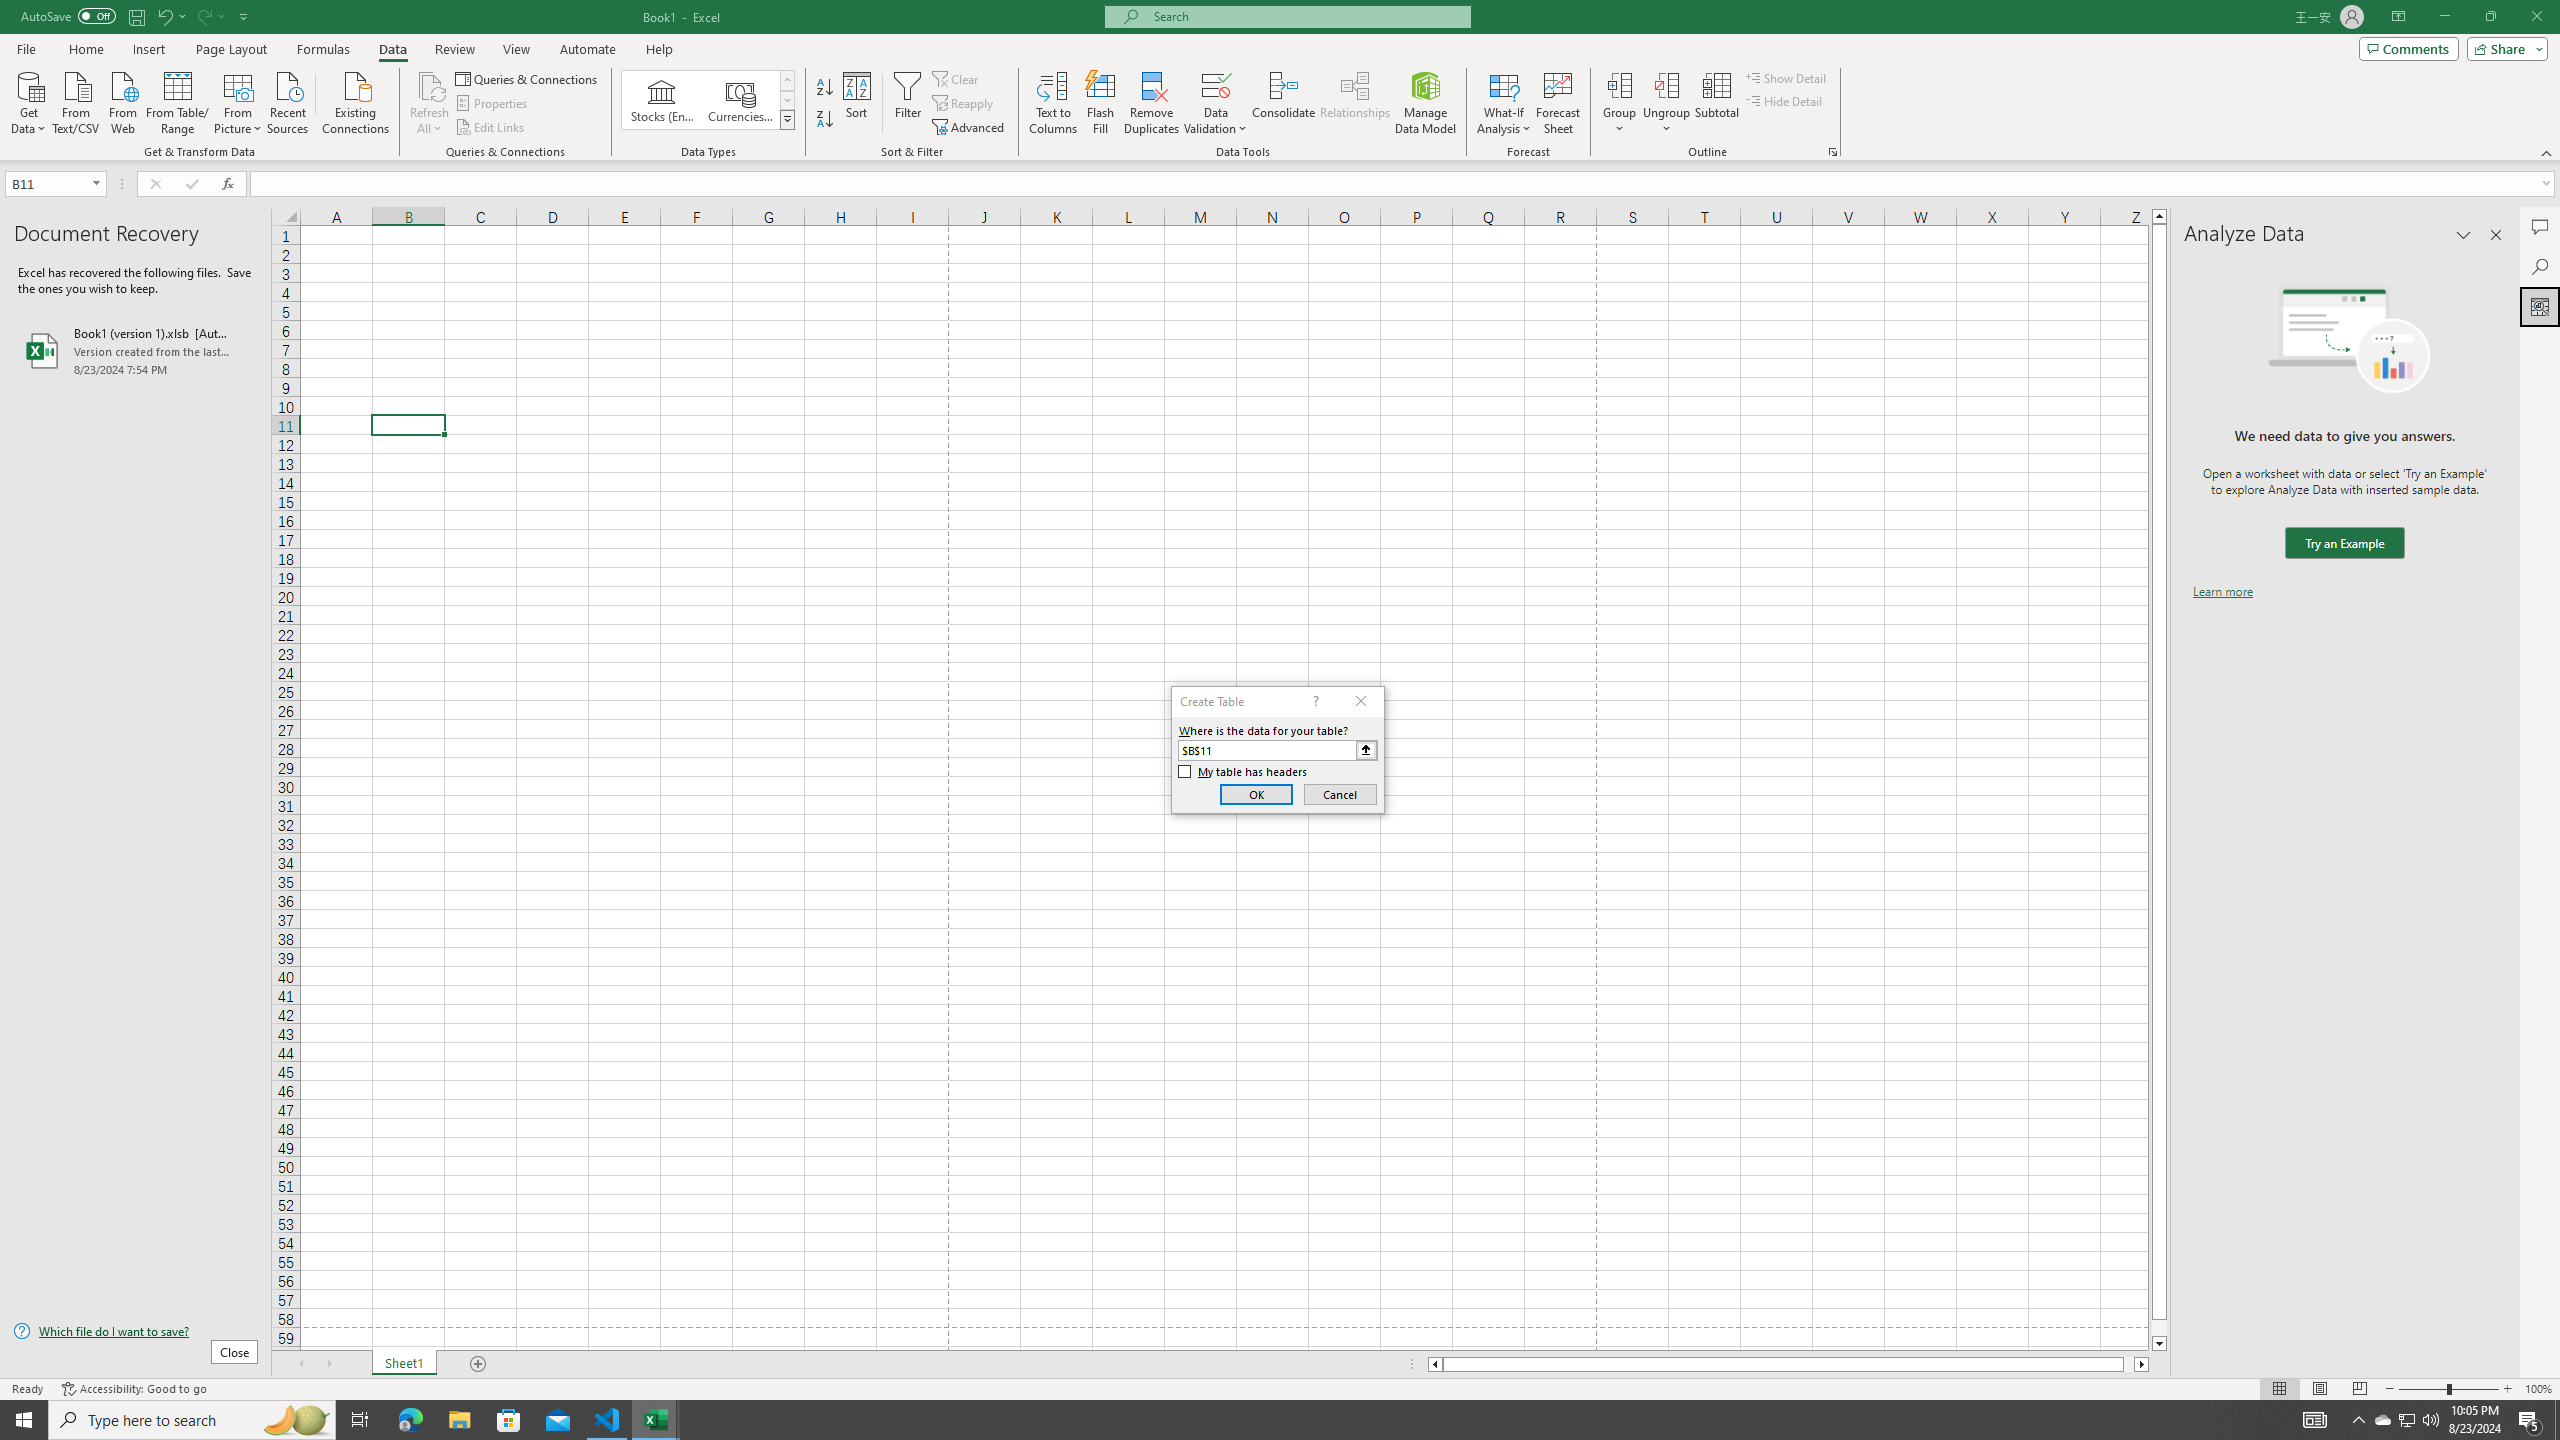  Describe the element at coordinates (1052, 103) in the screenshot. I see `'Text to Columns...'` at that location.